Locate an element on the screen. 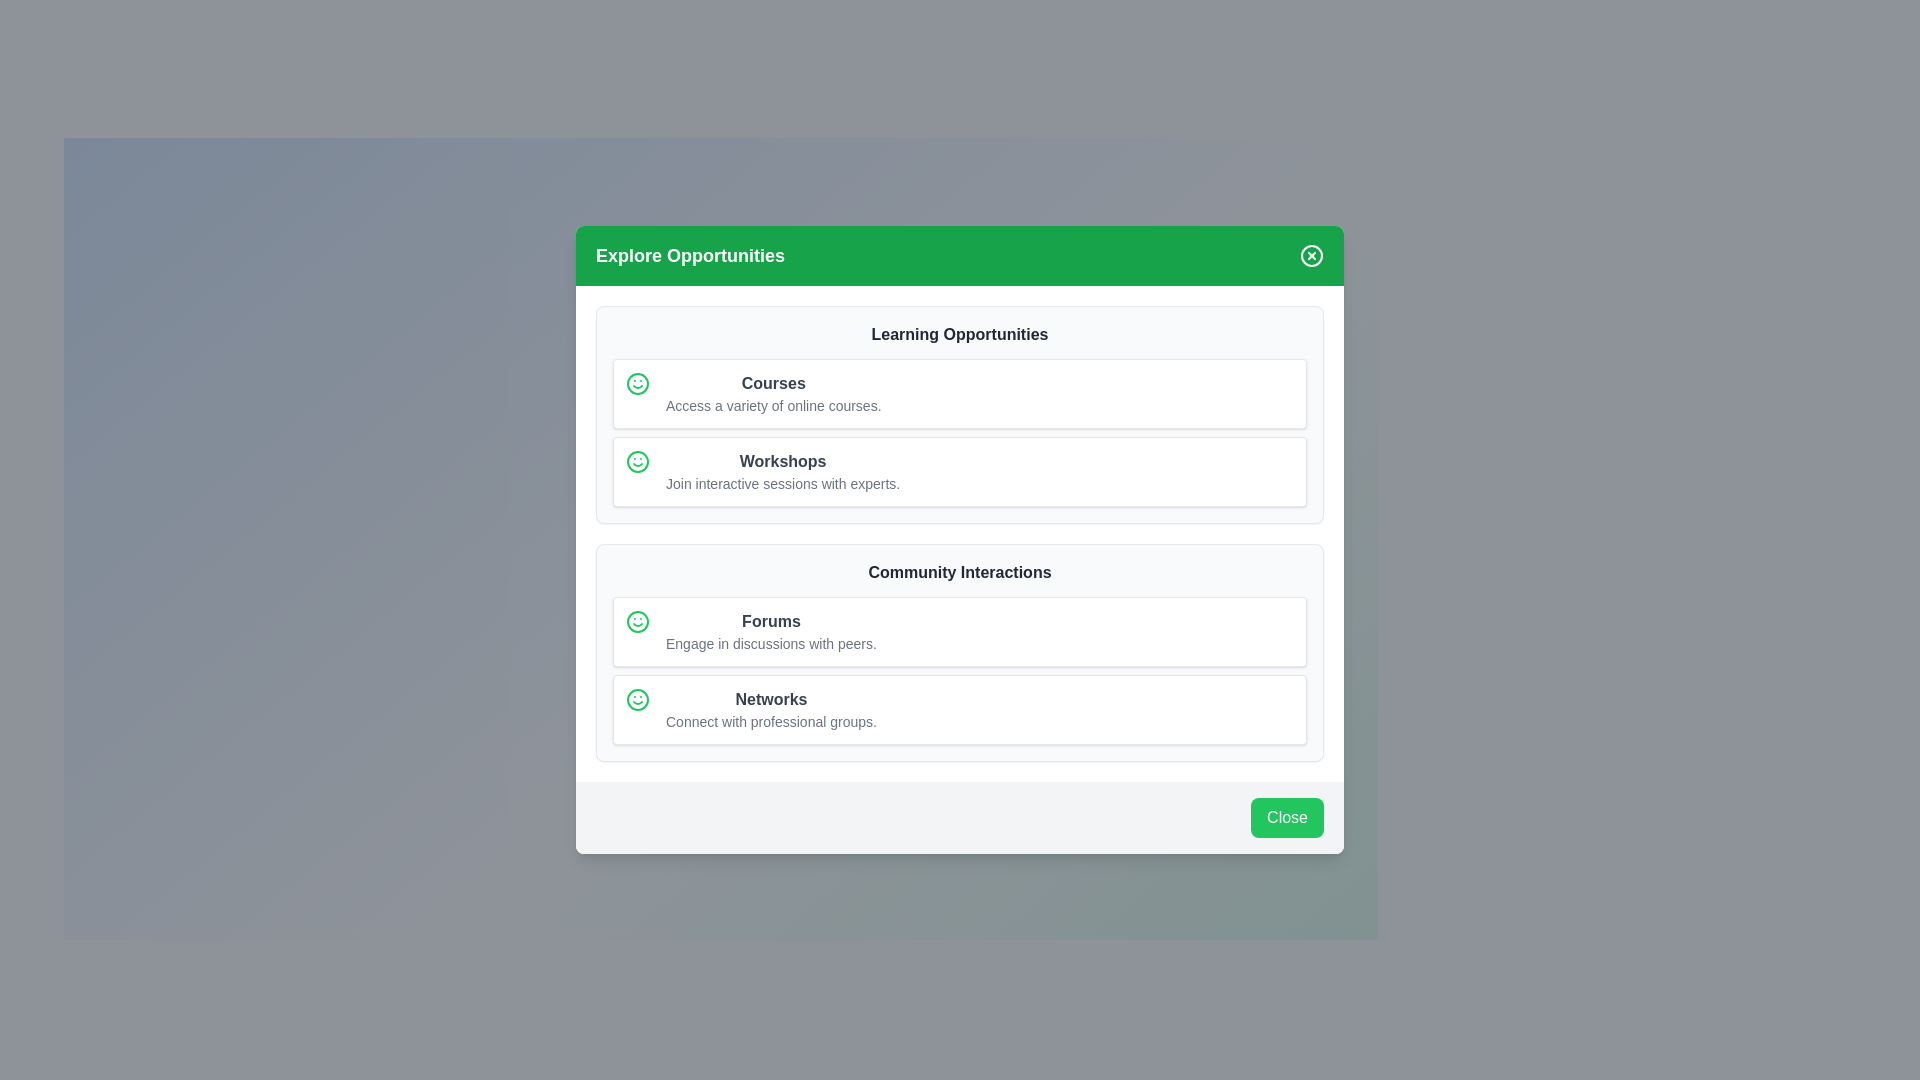  the Informative Card located in the 'Community Interactions' section, which is the first card above the 'Networks' card is located at coordinates (960, 632).